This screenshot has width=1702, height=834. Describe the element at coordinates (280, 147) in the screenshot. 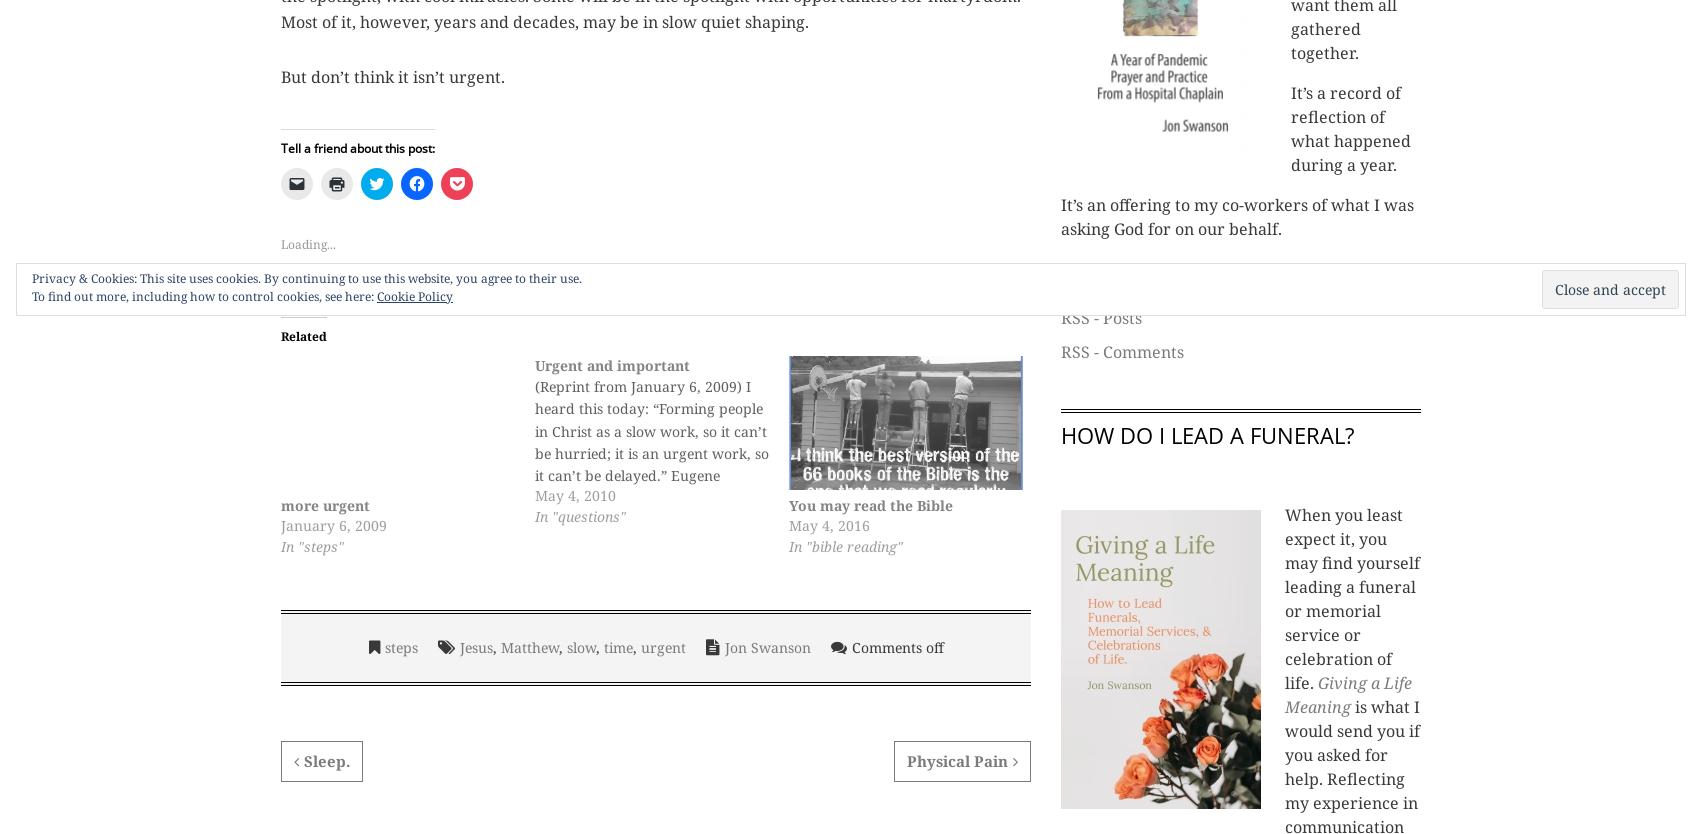

I see `'Tell a friend about this post:'` at that location.